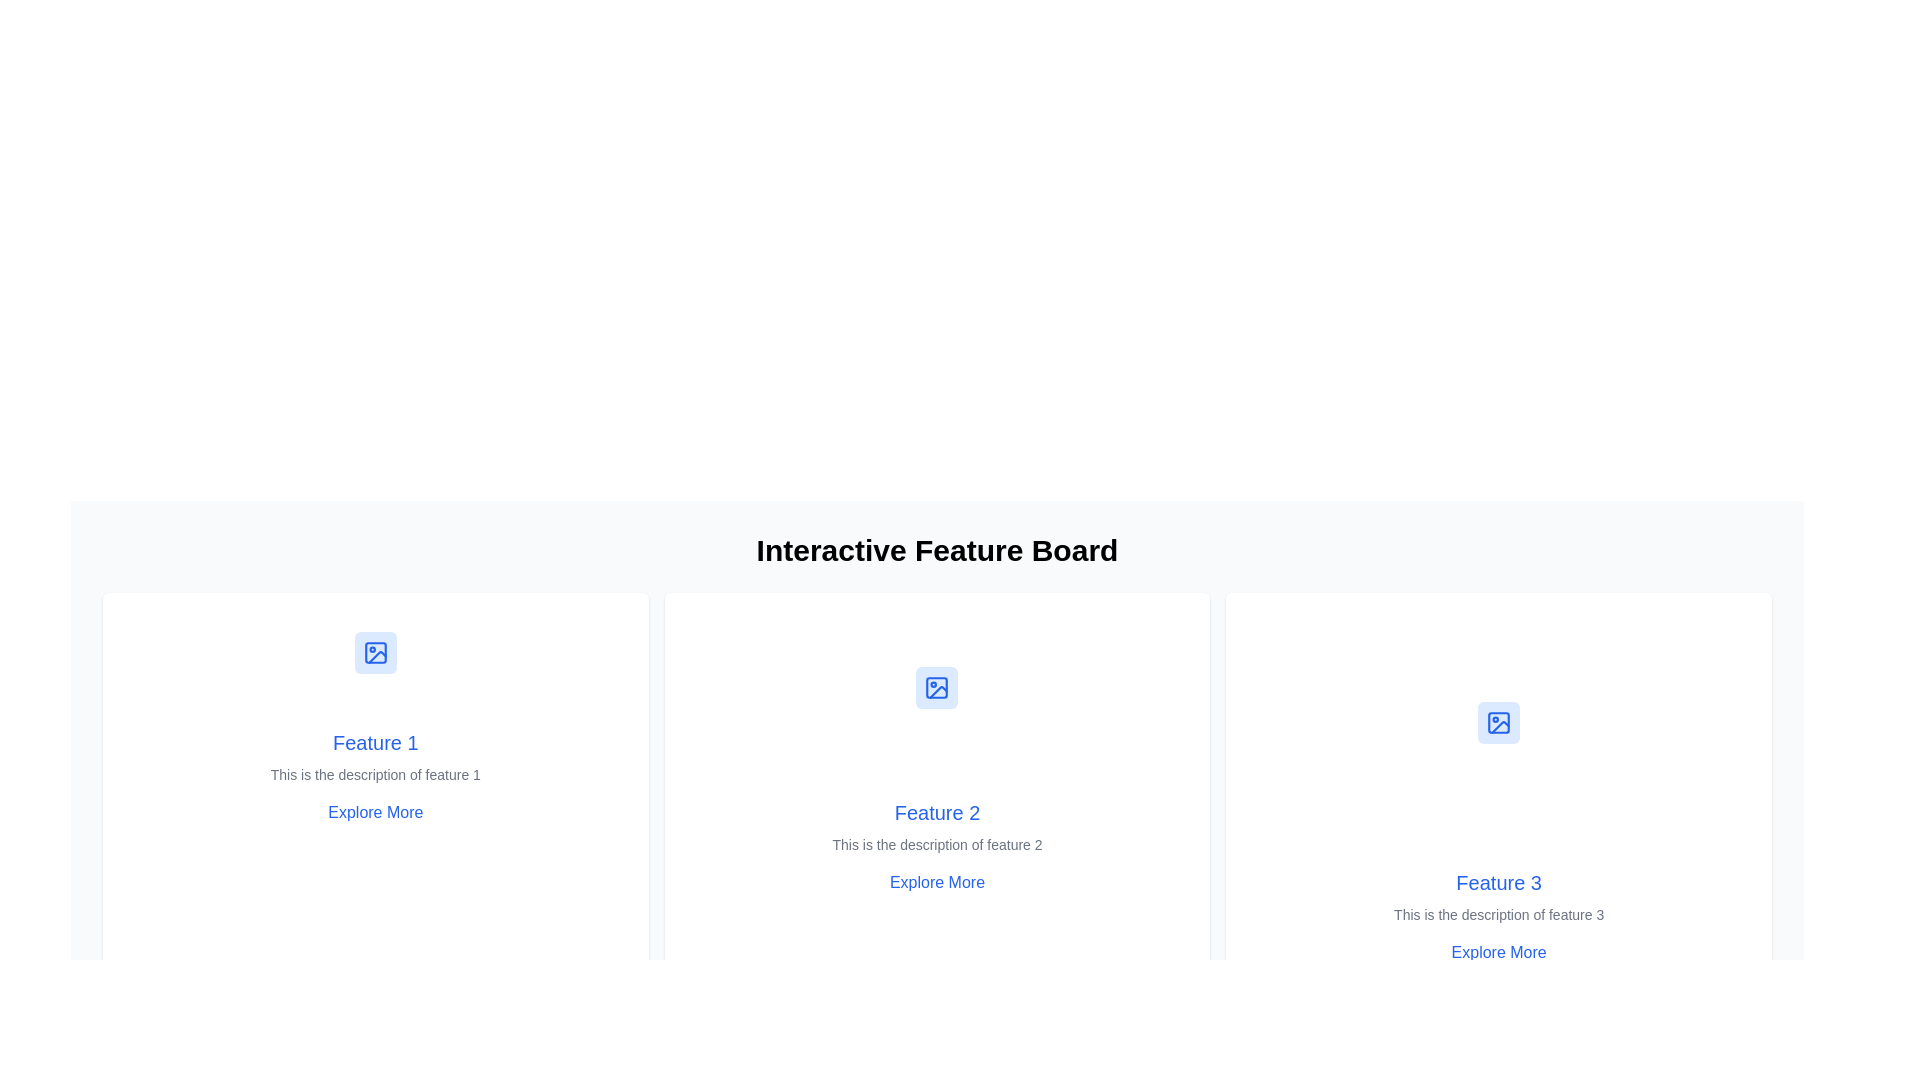 This screenshot has height=1080, width=1920. What do you see at coordinates (936, 686) in the screenshot?
I see `the Decorative icon located in the middle-area of the card labeled 'Feature 2', the second card from the left` at bounding box center [936, 686].